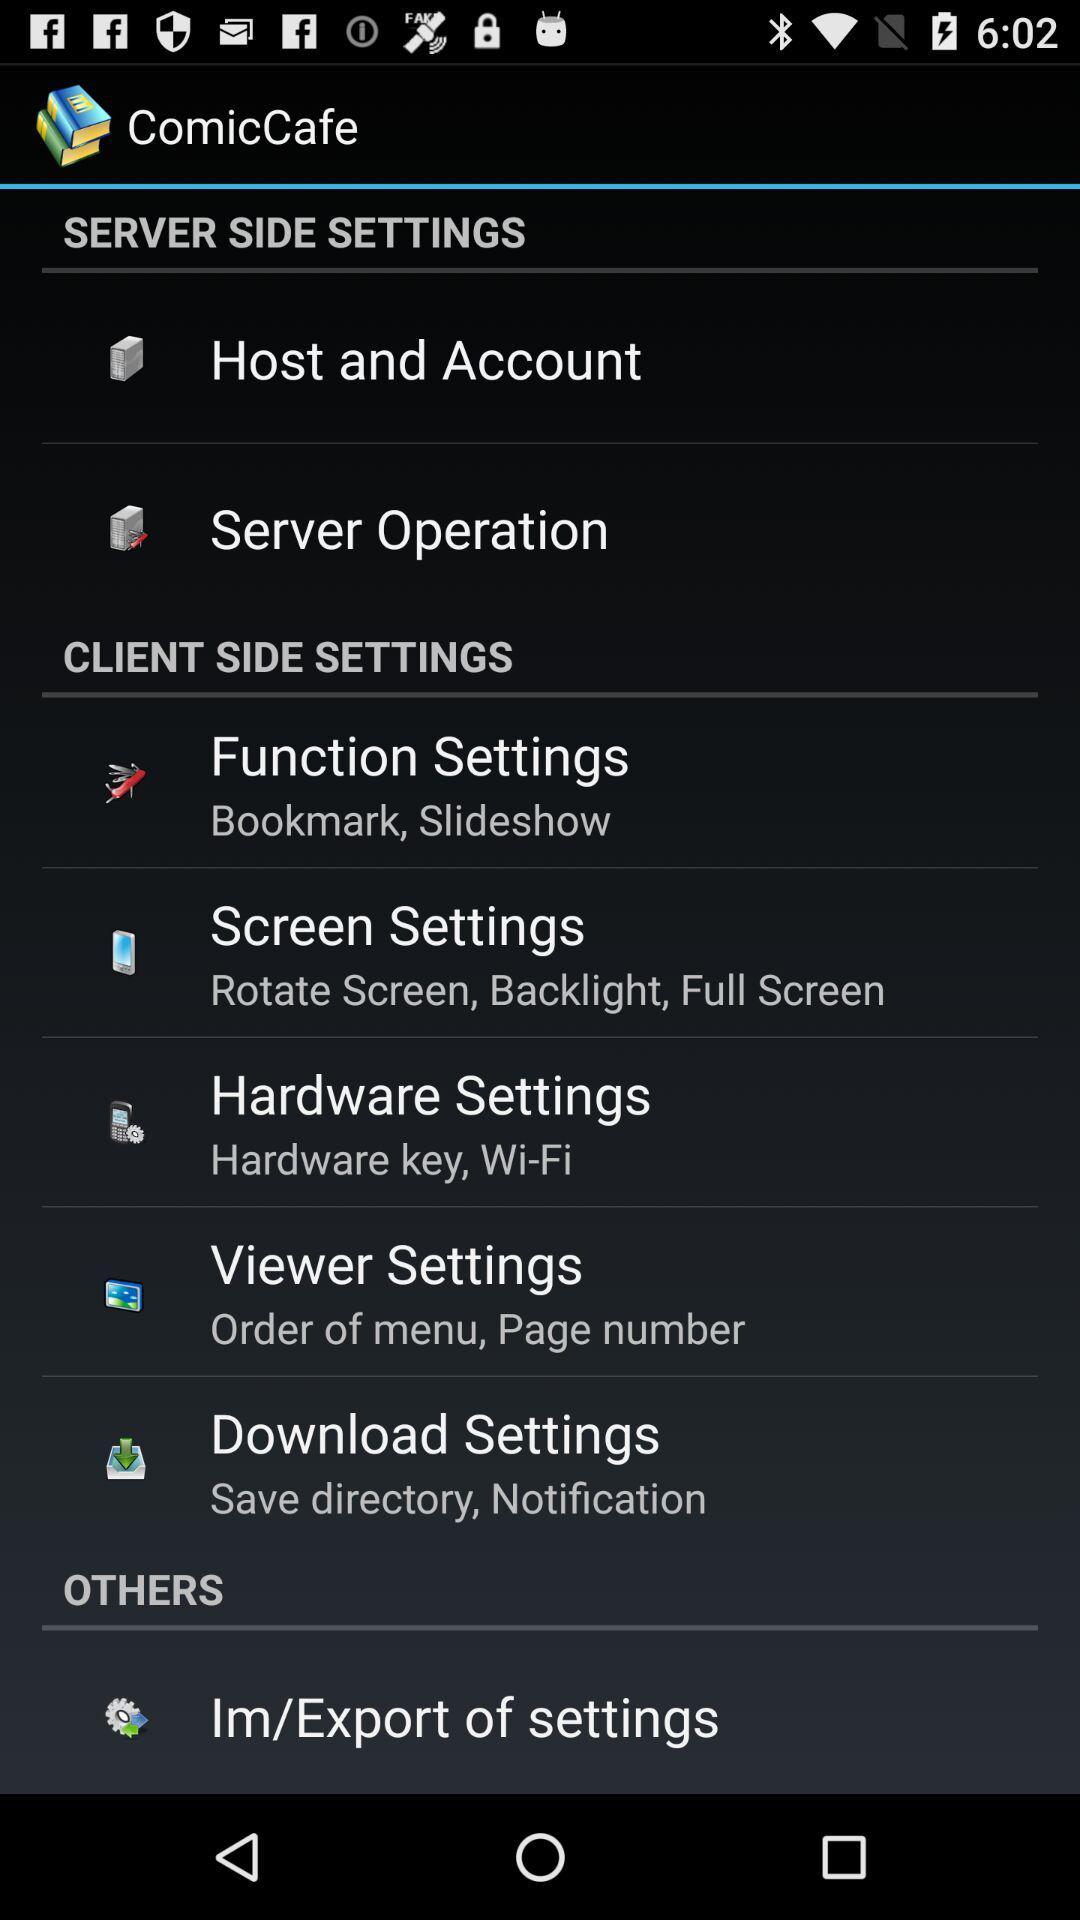 The height and width of the screenshot is (1920, 1080). I want to click on download settings, so click(434, 1431).